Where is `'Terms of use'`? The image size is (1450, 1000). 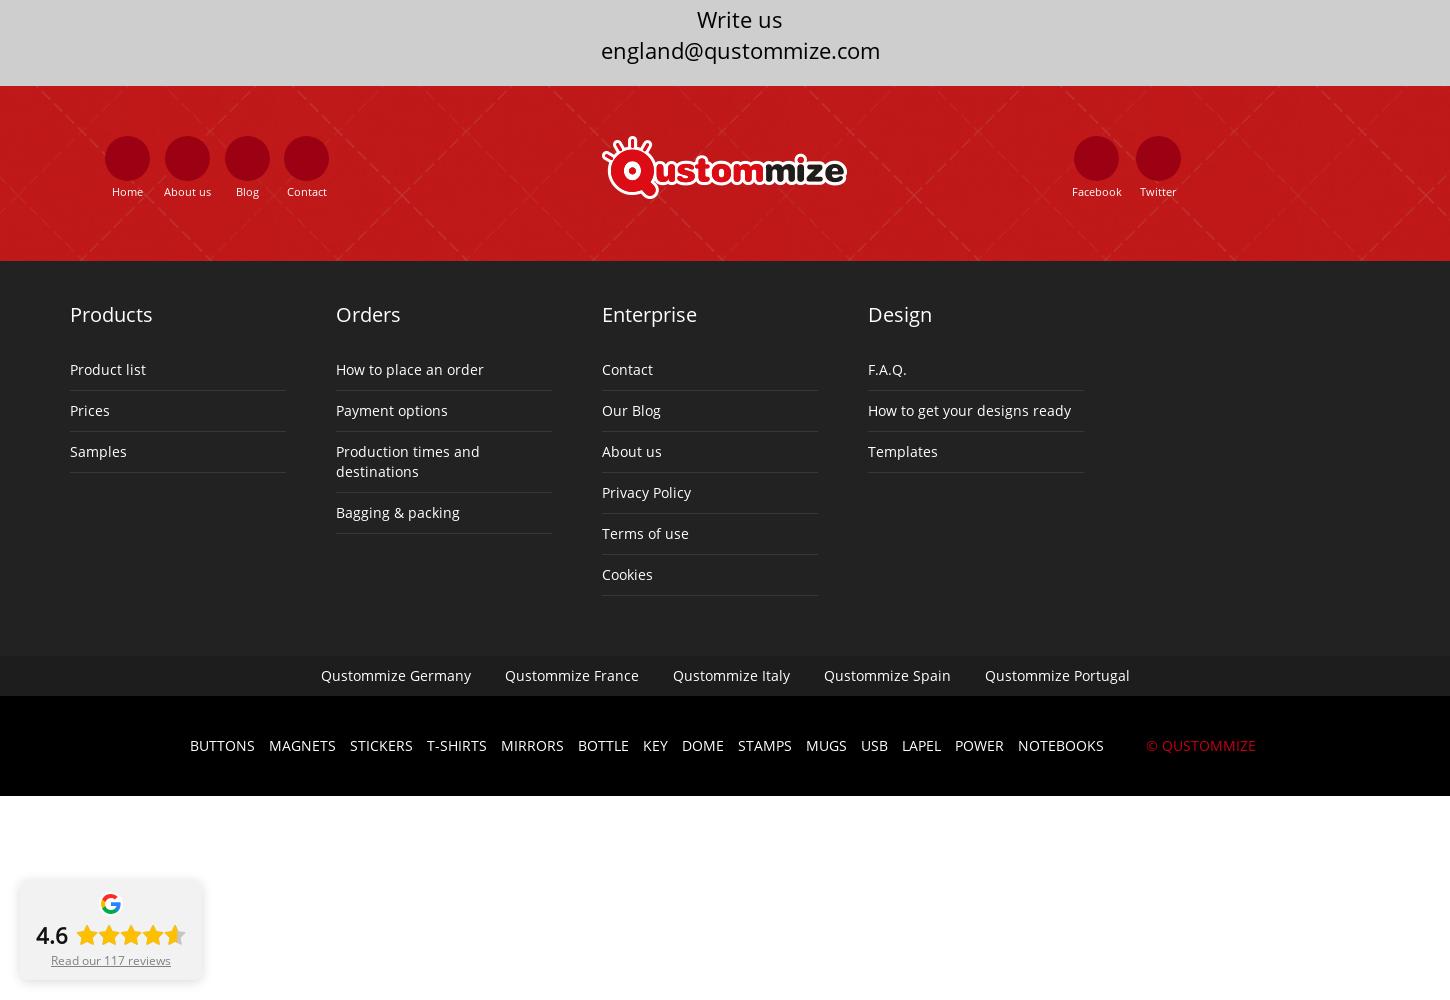
'Terms of use' is located at coordinates (644, 532).